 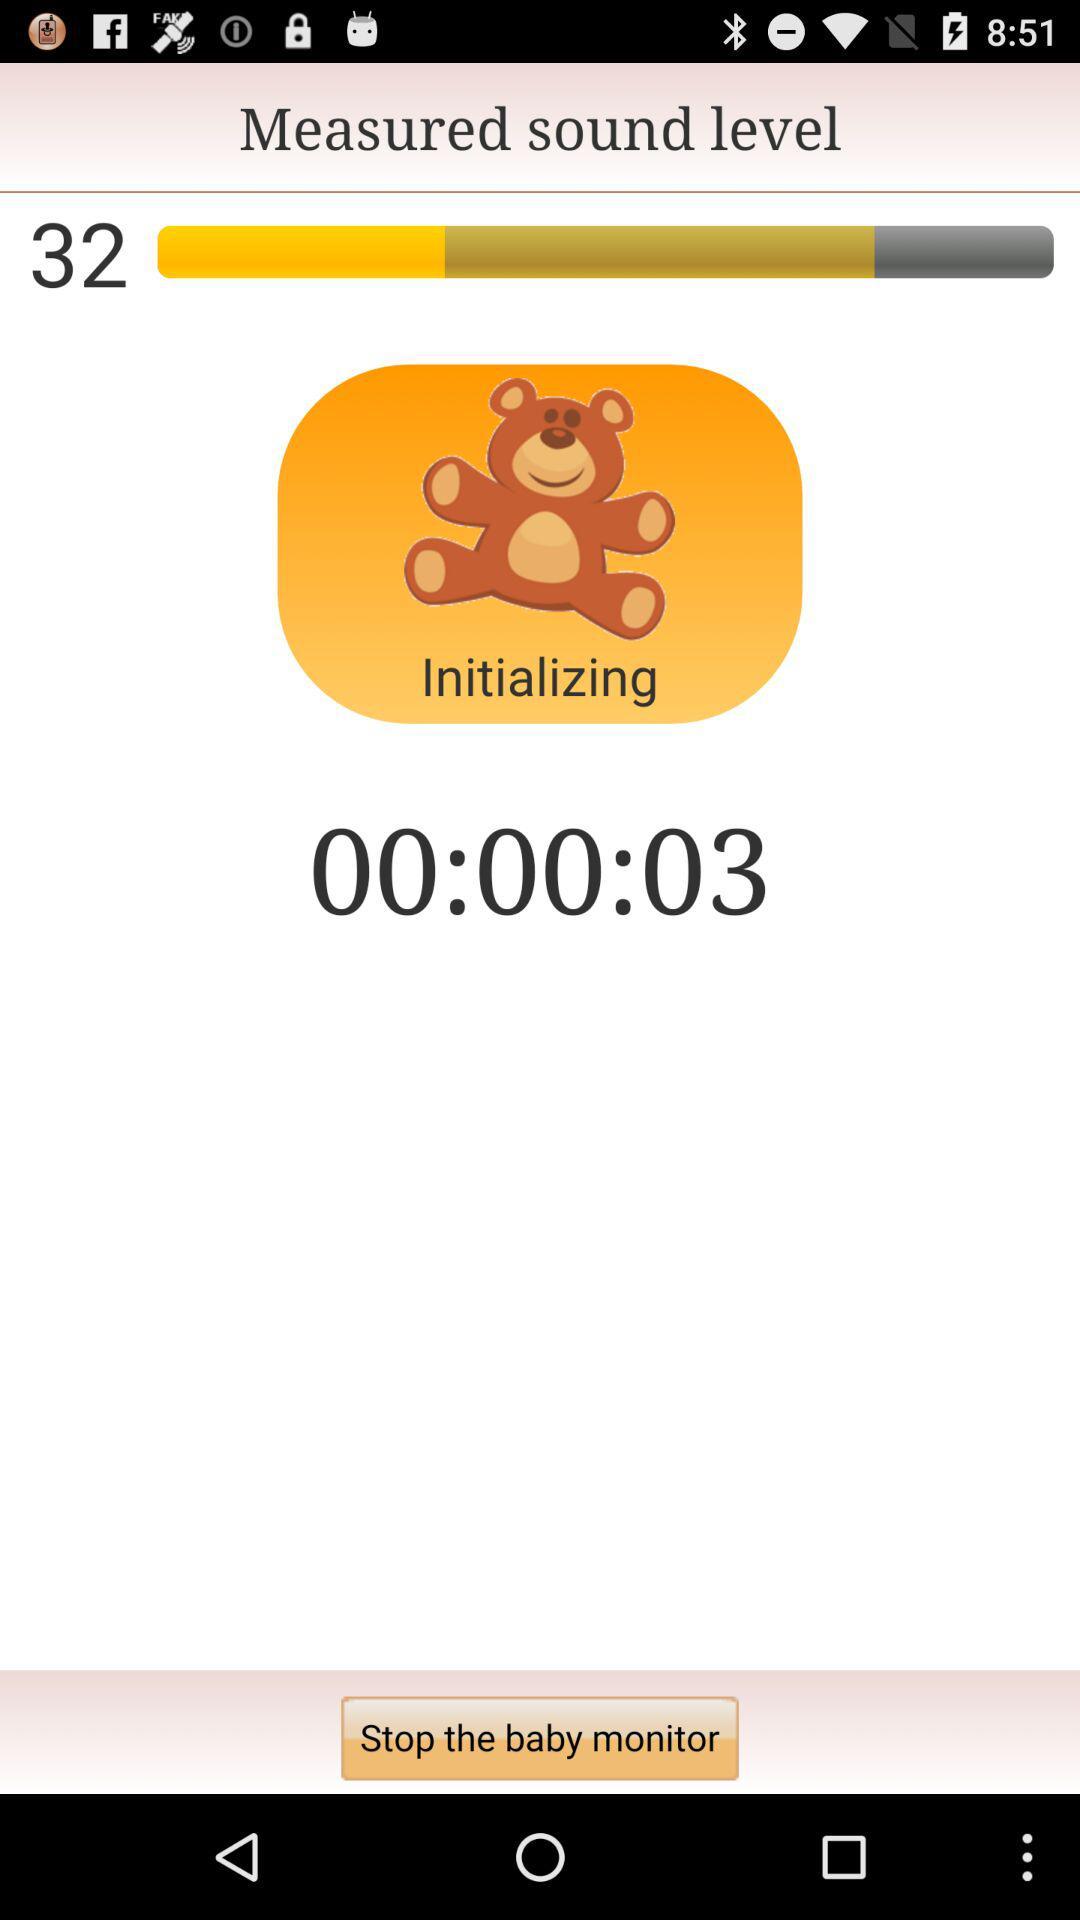 I want to click on the stop the baby icon, so click(x=540, y=1737).